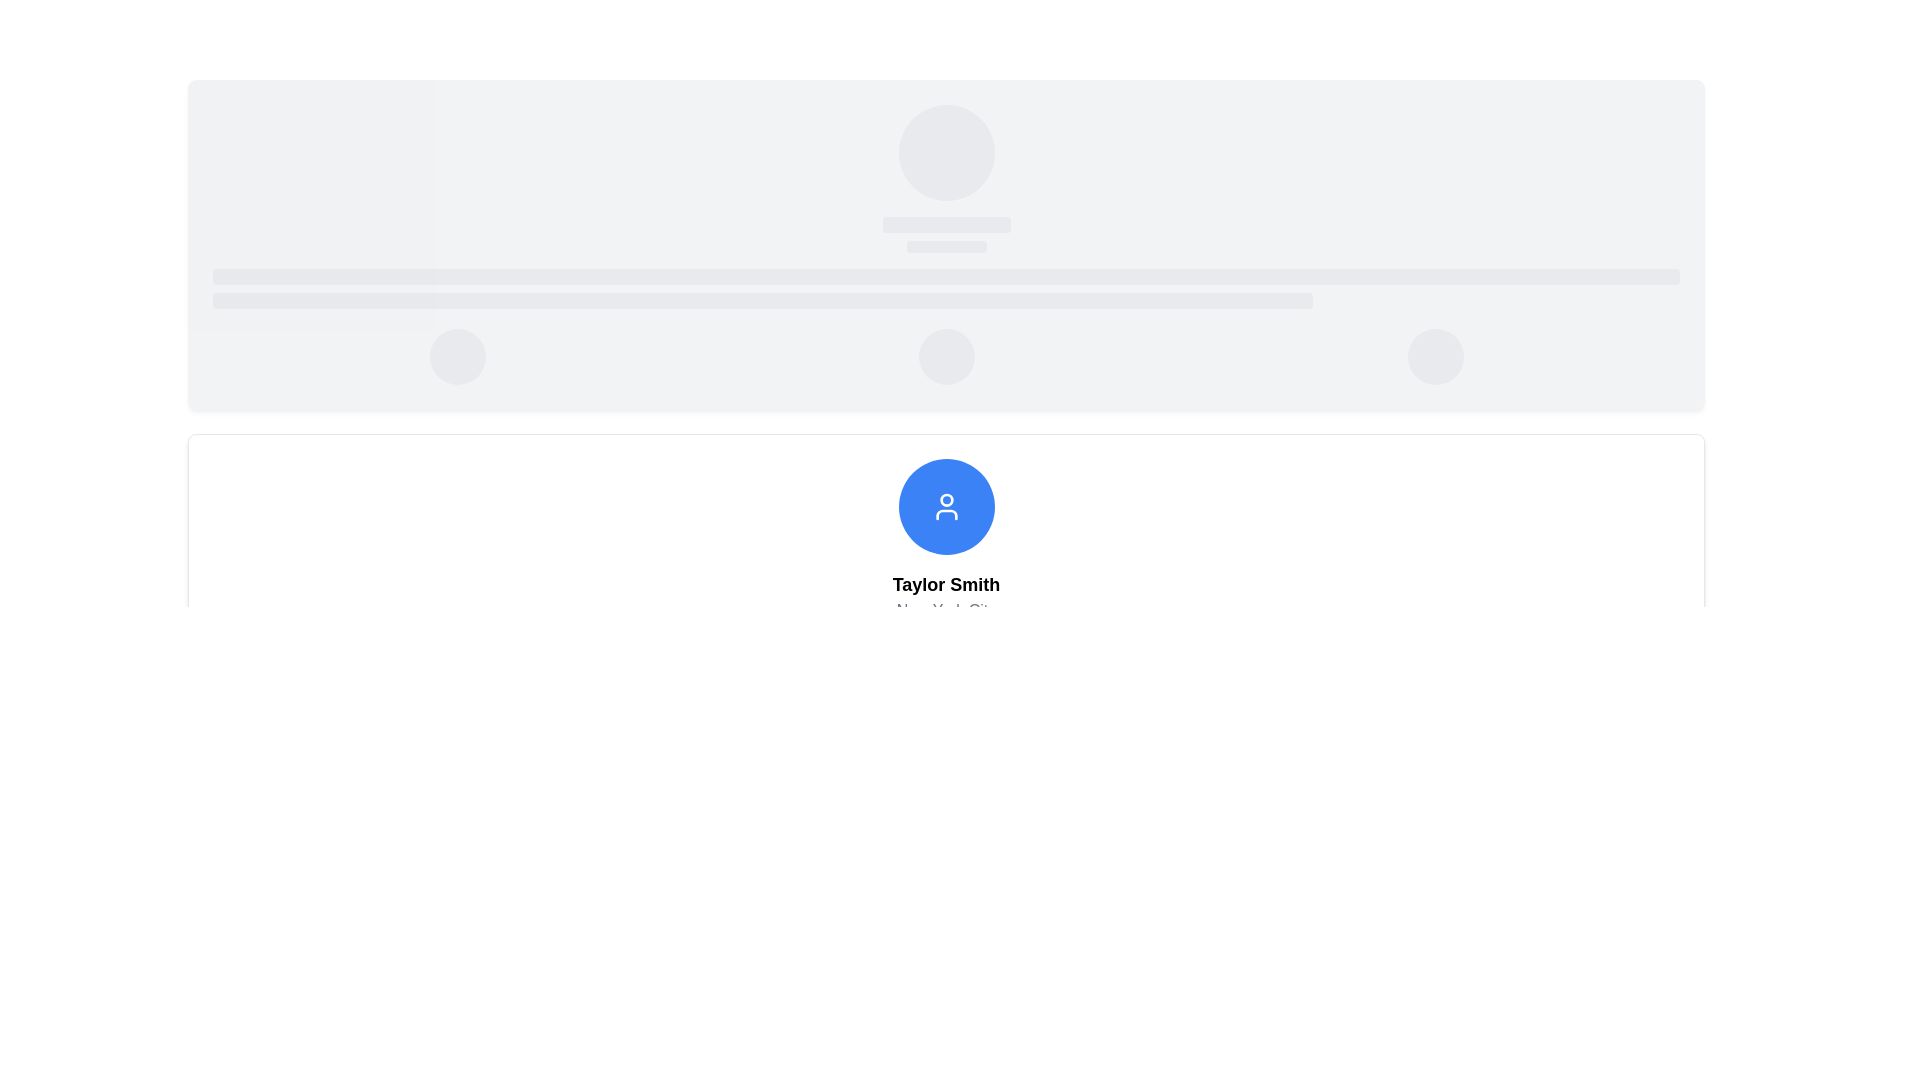 The image size is (1920, 1080). What do you see at coordinates (945, 505) in the screenshot?
I see `the user profile icon located at the top of the card displaying 'Taylor Smith'` at bounding box center [945, 505].